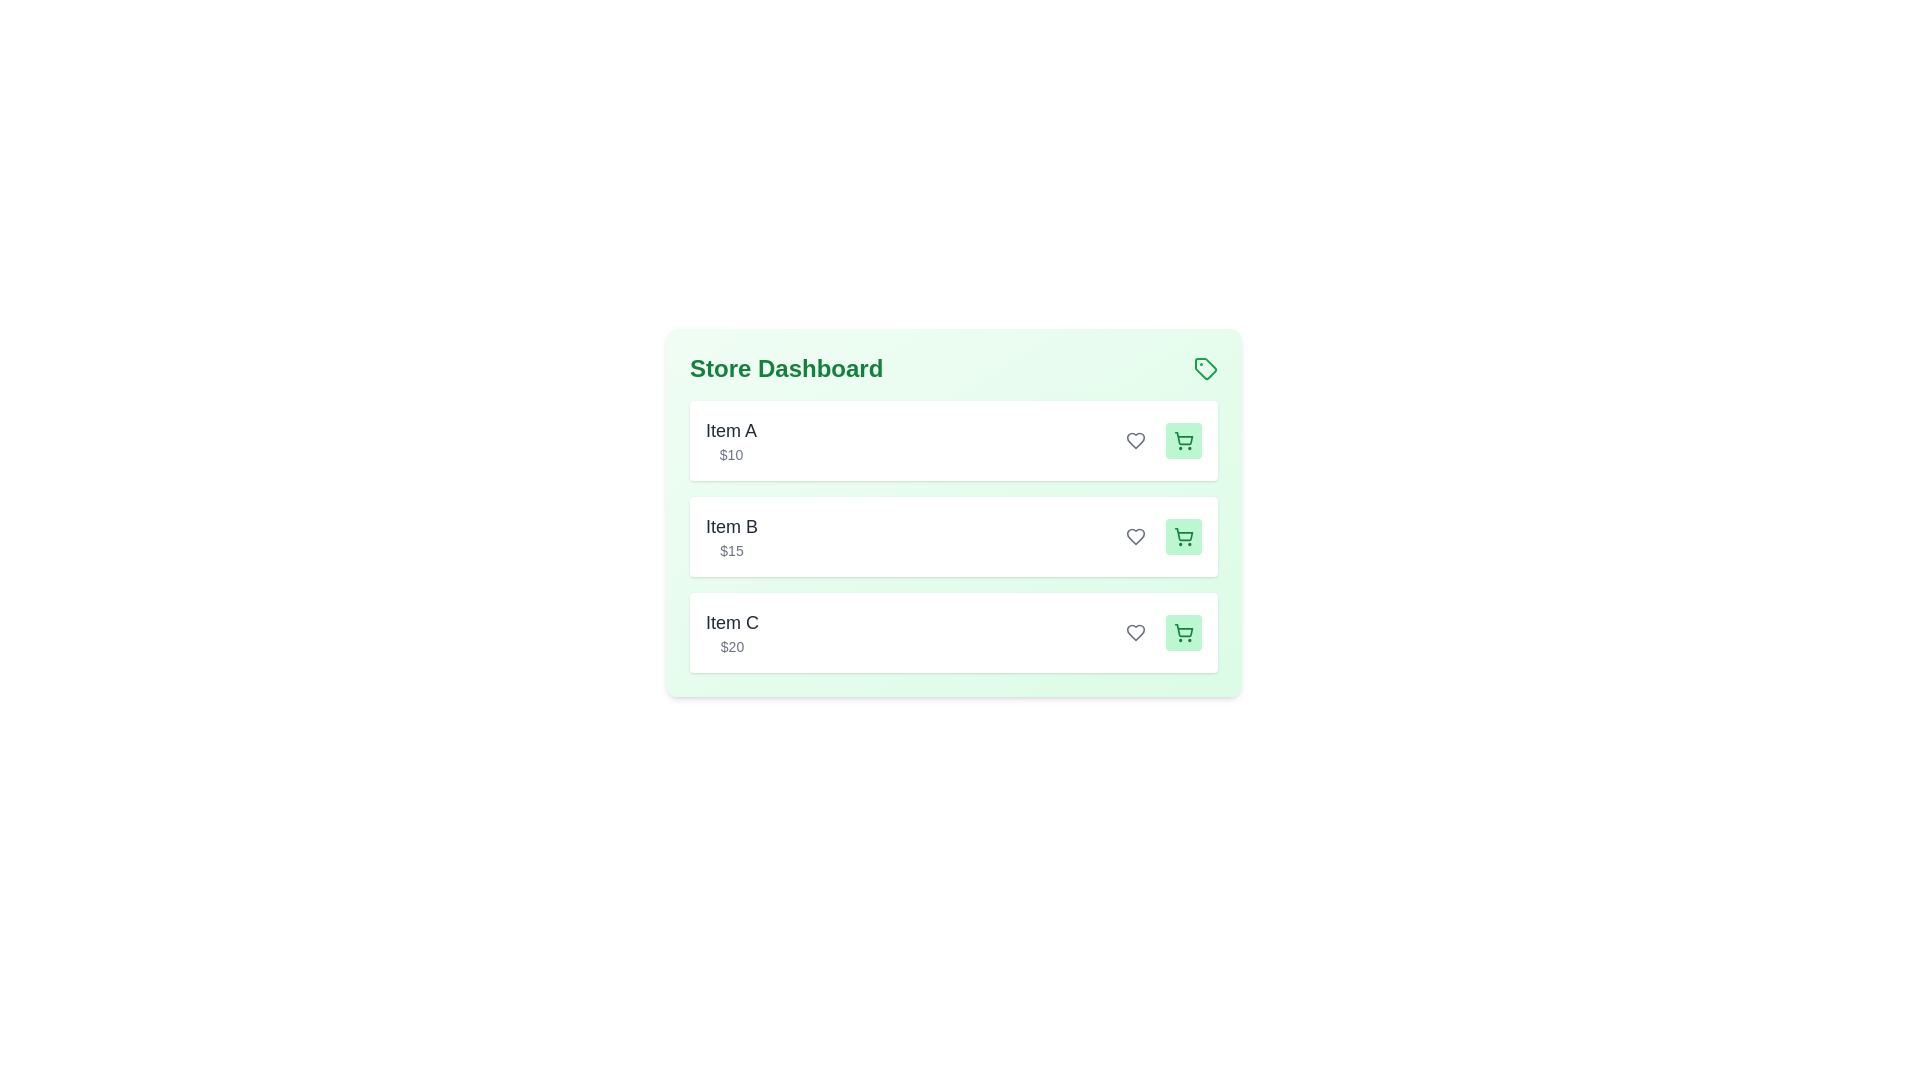 The height and width of the screenshot is (1080, 1920). What do you see at coordinates (1136, 535) in the screenshot?
I see `the heart icon located in the second row next to 'Item B'` at bounding box center [1136, 535].